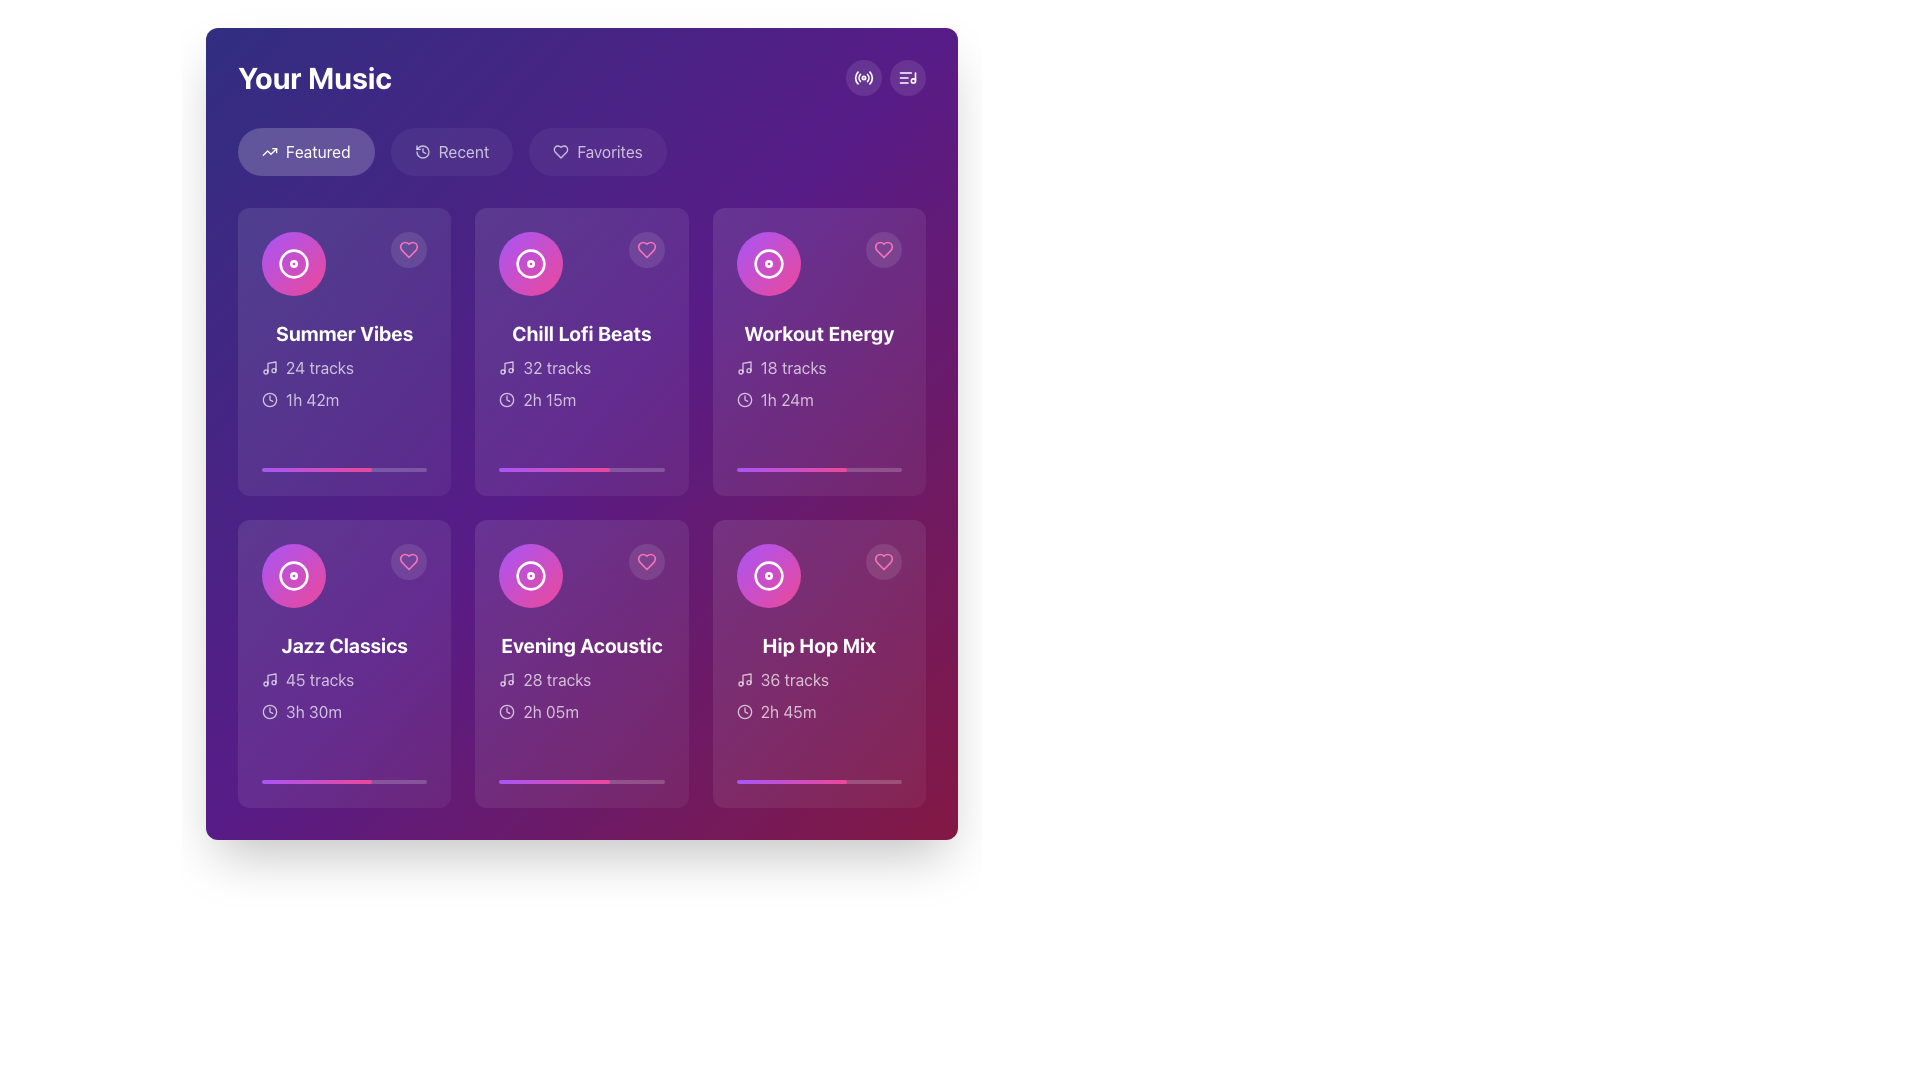 The width and height of the screenshot is (1920, 1080). I want to click on the visual significance of the 'Featured' icon, which is the first element in the button group located at the top-left of the interface, so click(268, 150).